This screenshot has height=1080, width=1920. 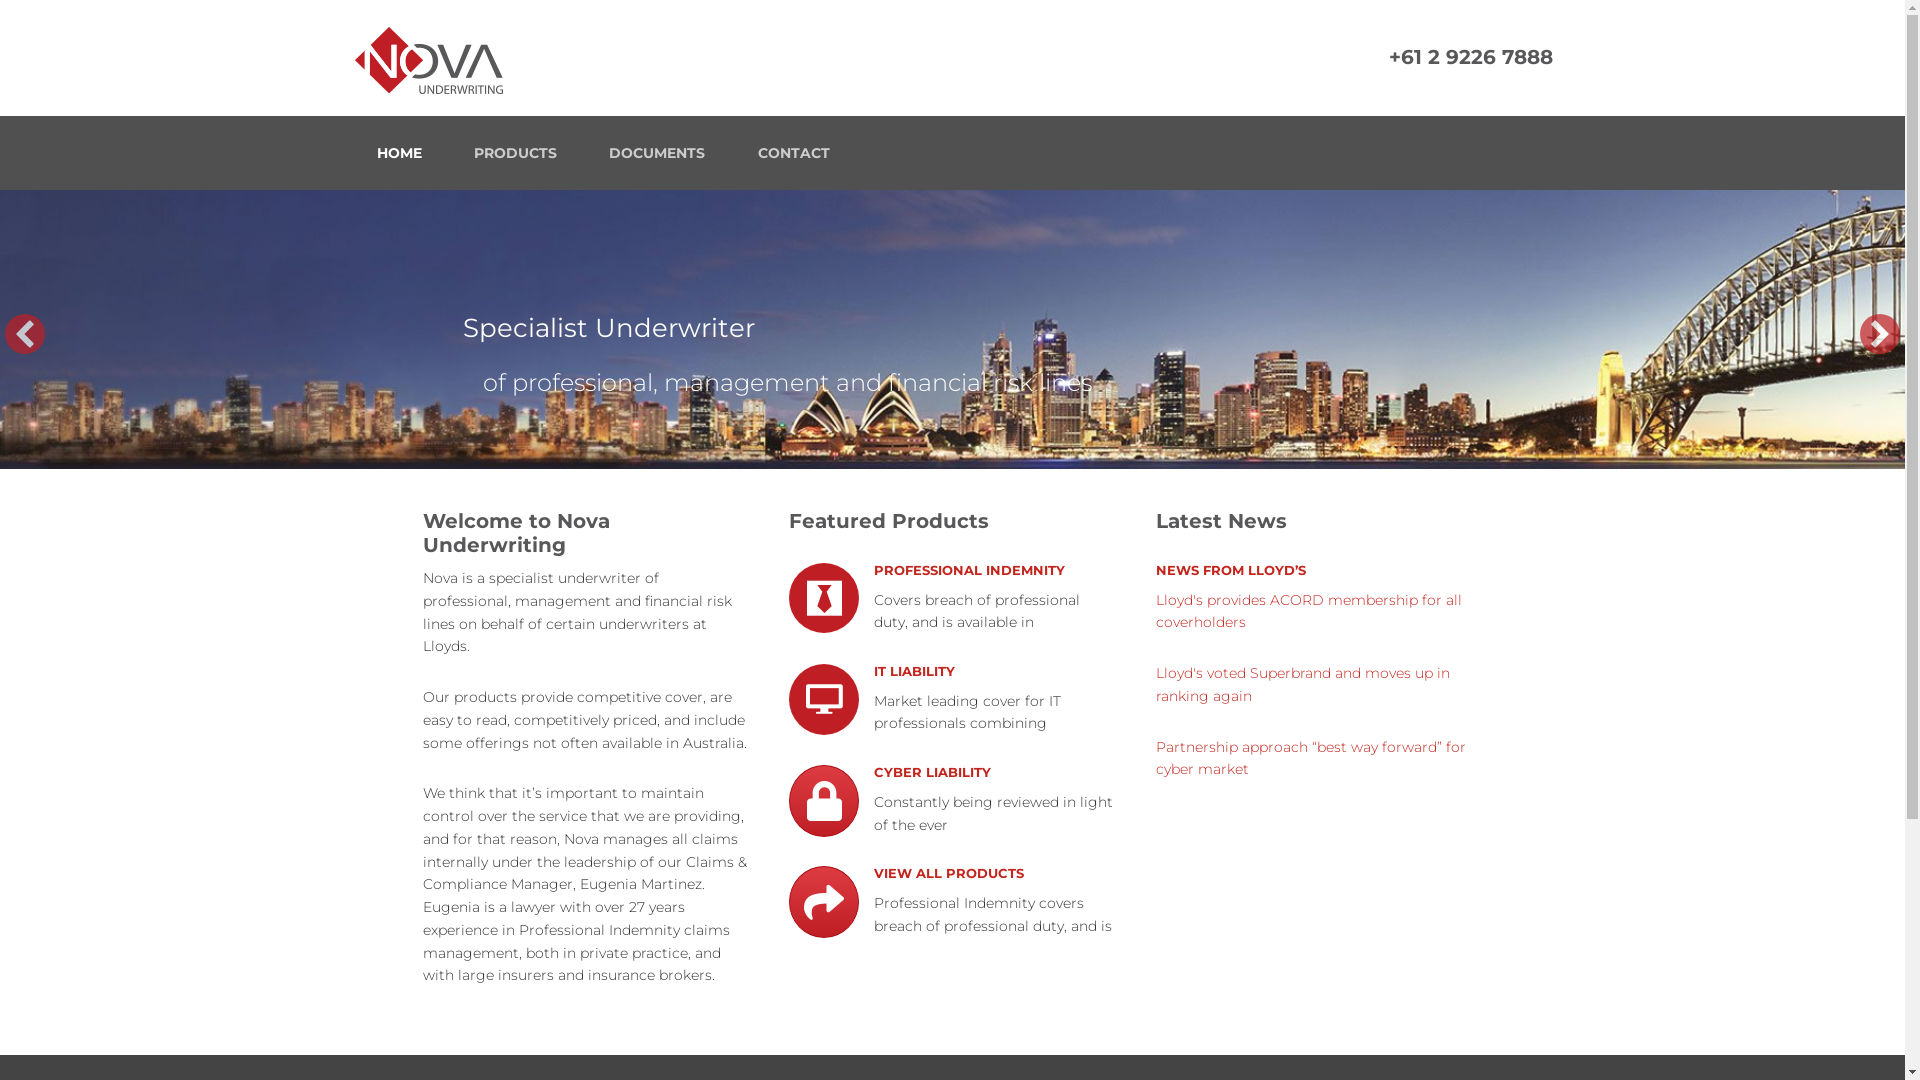 I want to click on 'Skip to primary navigation', so click(x=0, y=0).